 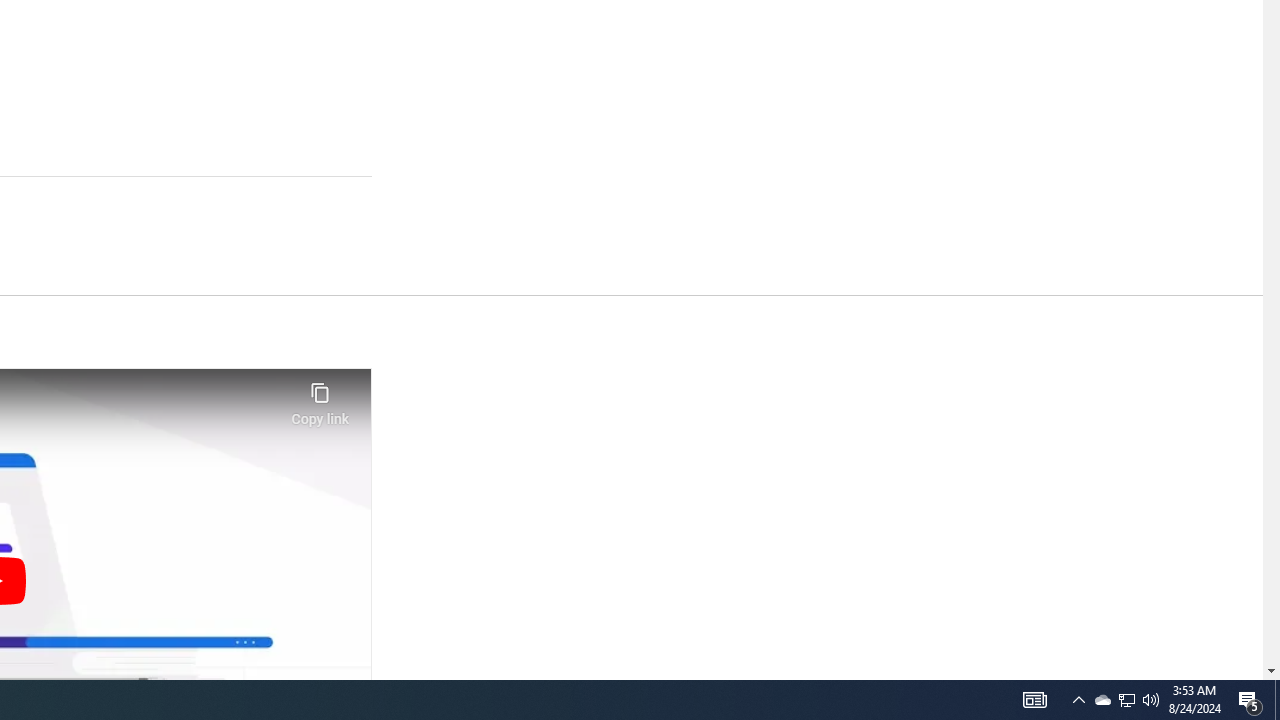 I want to click on 'Copy link', so click(x=320, y=398).